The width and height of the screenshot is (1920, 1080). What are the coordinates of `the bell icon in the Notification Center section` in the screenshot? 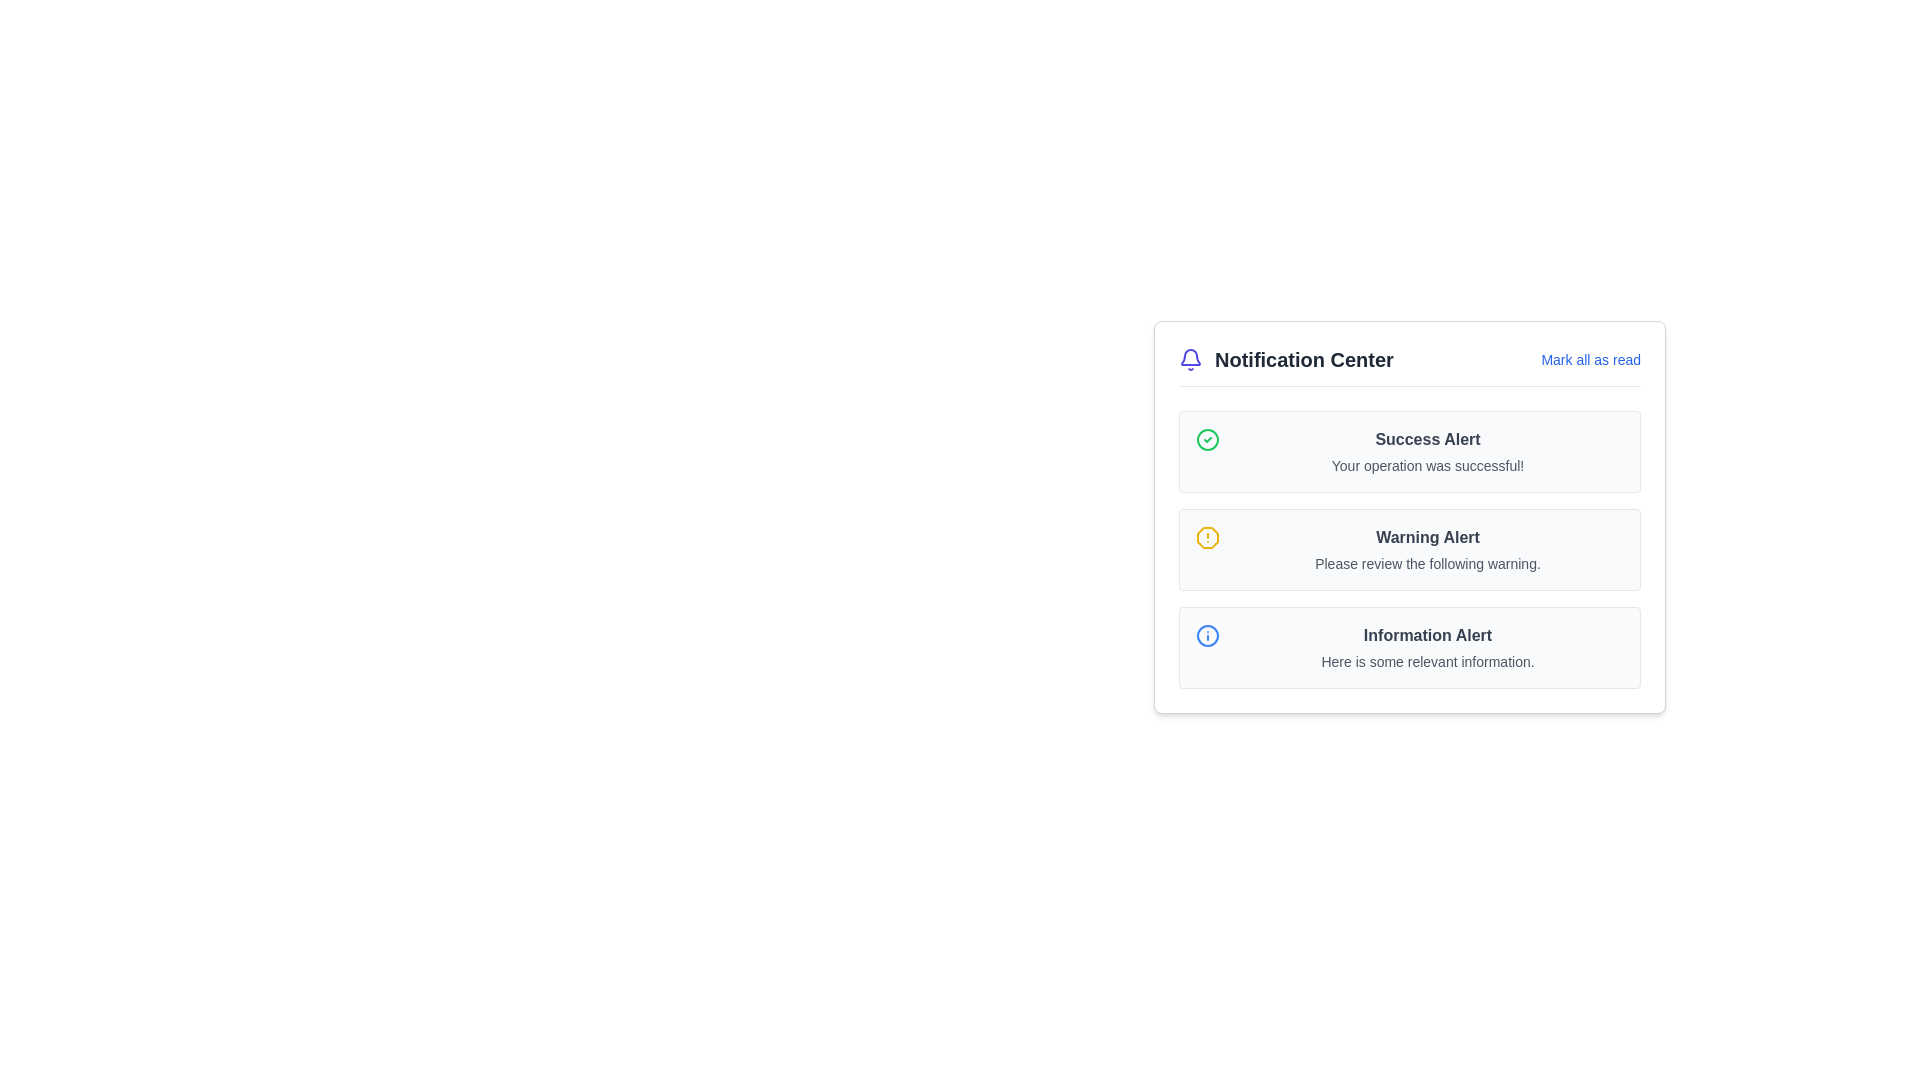 It's located at (1190, 358).